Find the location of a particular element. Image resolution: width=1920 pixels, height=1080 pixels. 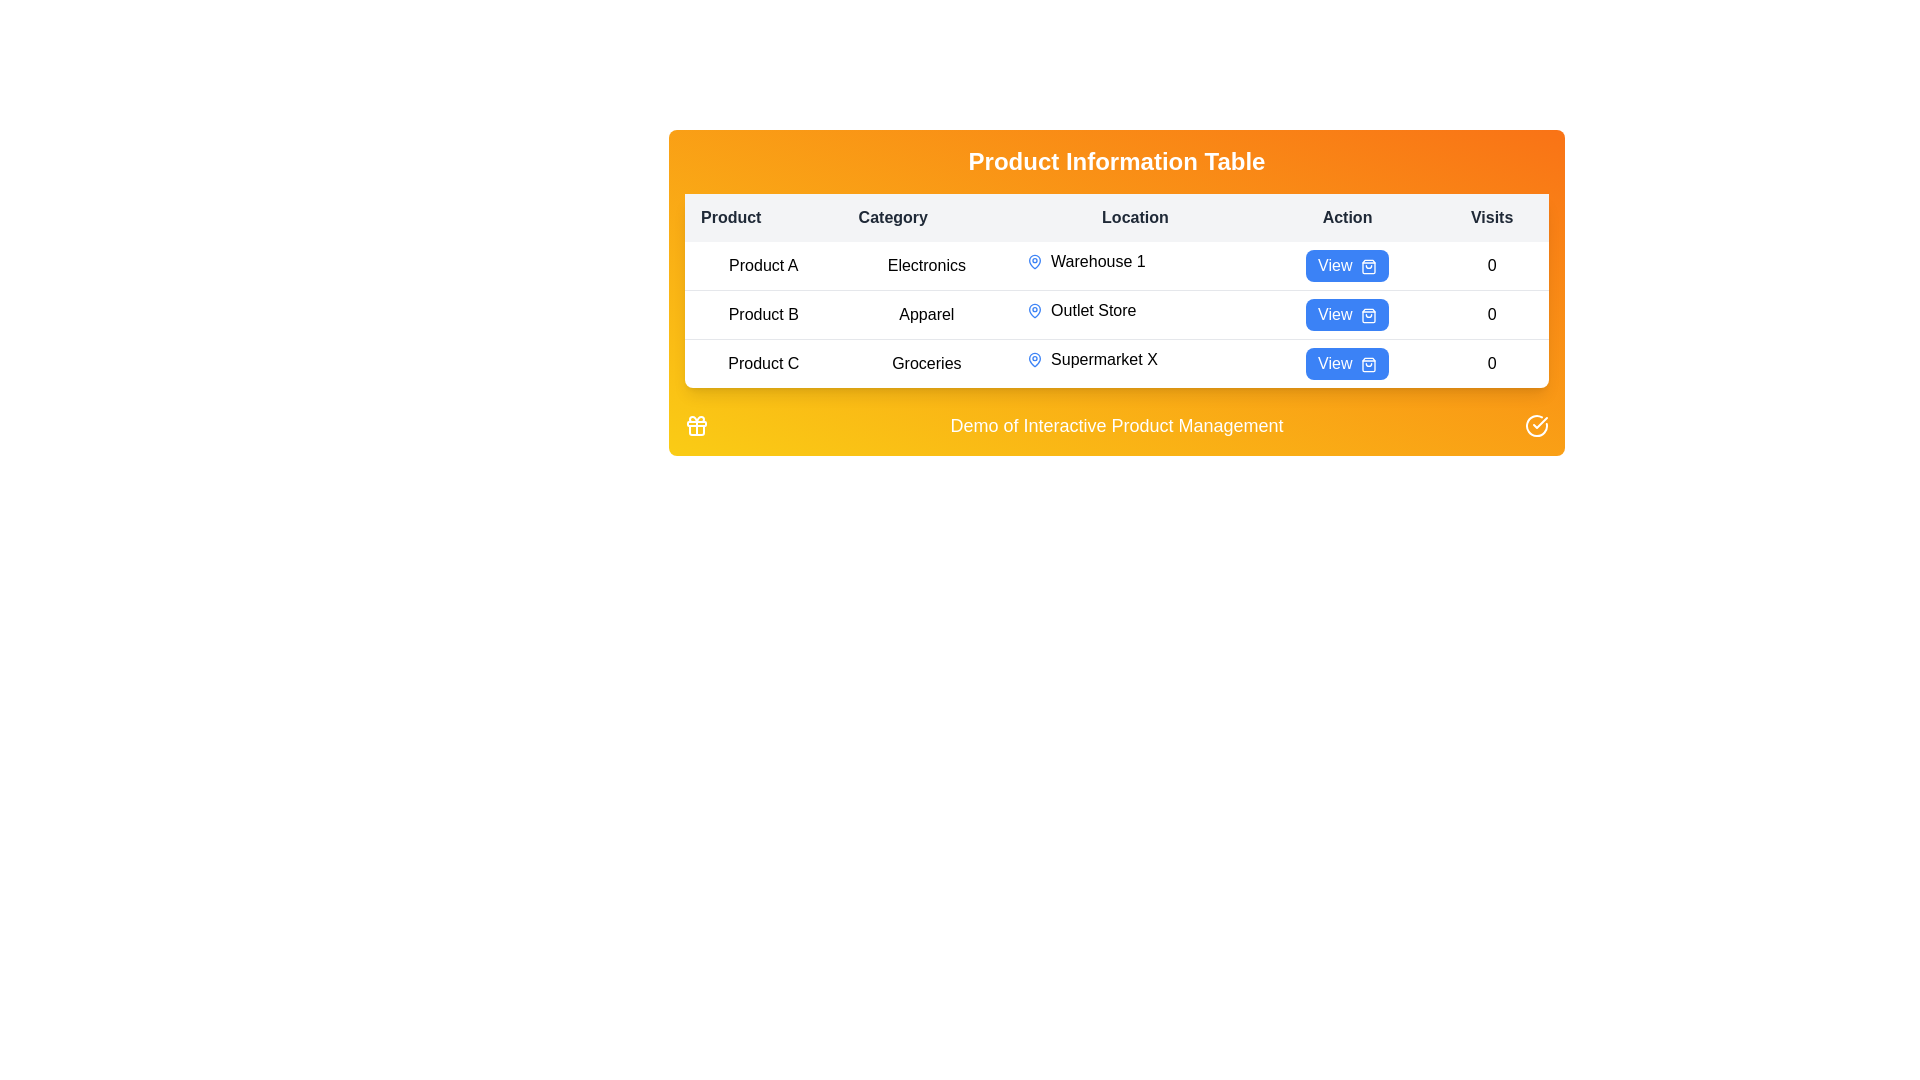

the text label displaying the location name in the third column of the first row of the 'Product Information Table', which is positioned after 'Electronics' and before the 'View' button is located at coordinates (1135, 261).